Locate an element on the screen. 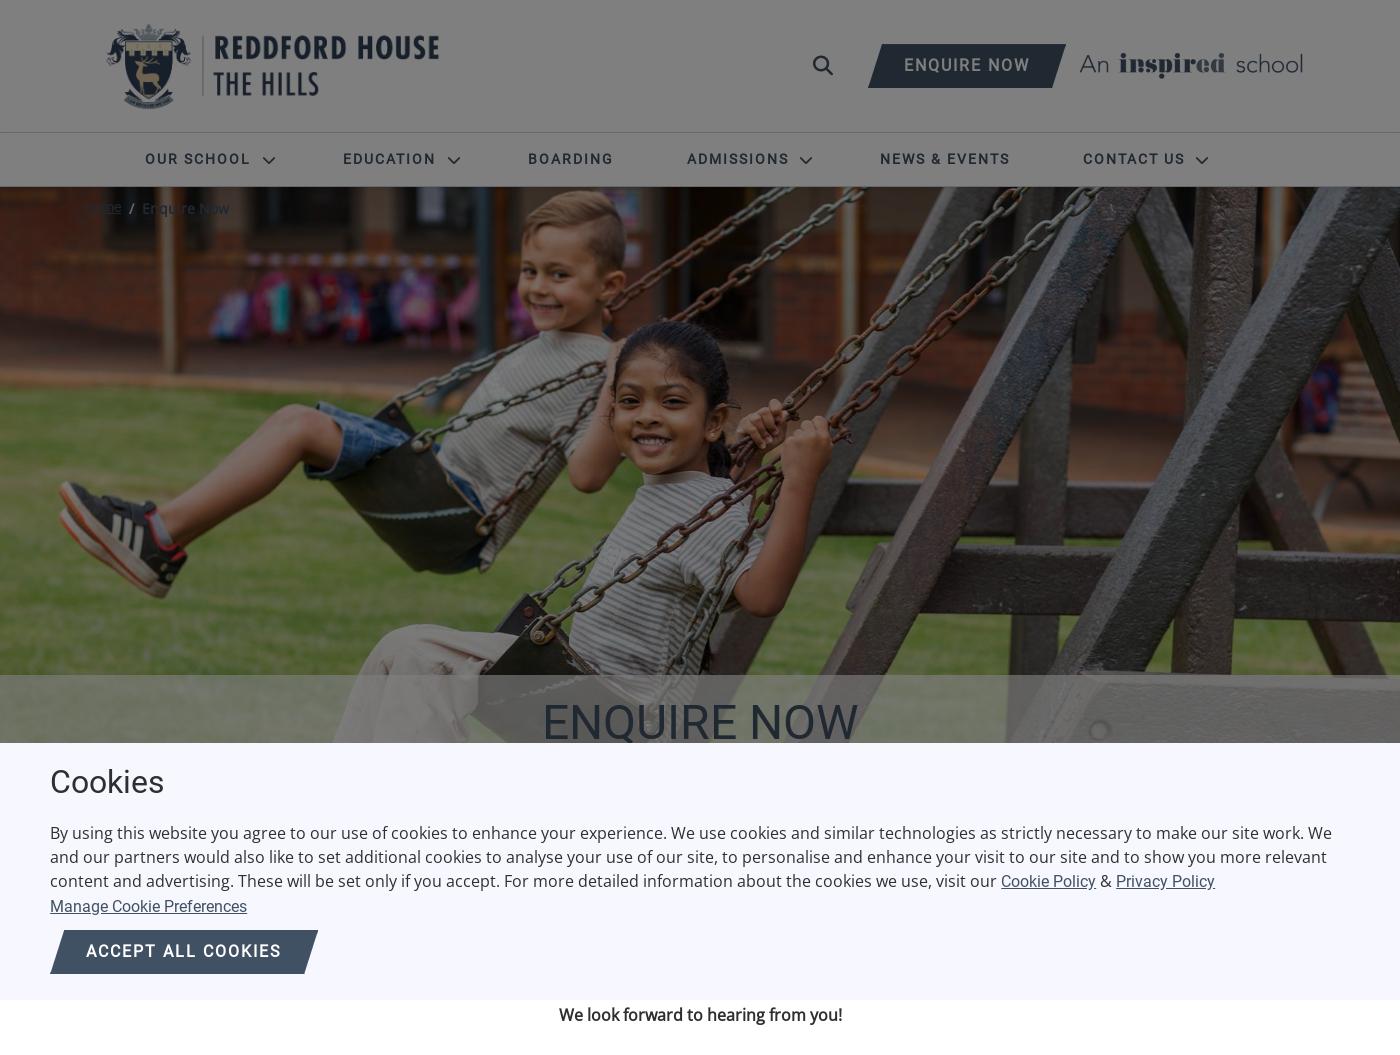 This screenshot has height=1055, width=1400. 'News & Events' is located at coordinates (945, 158).